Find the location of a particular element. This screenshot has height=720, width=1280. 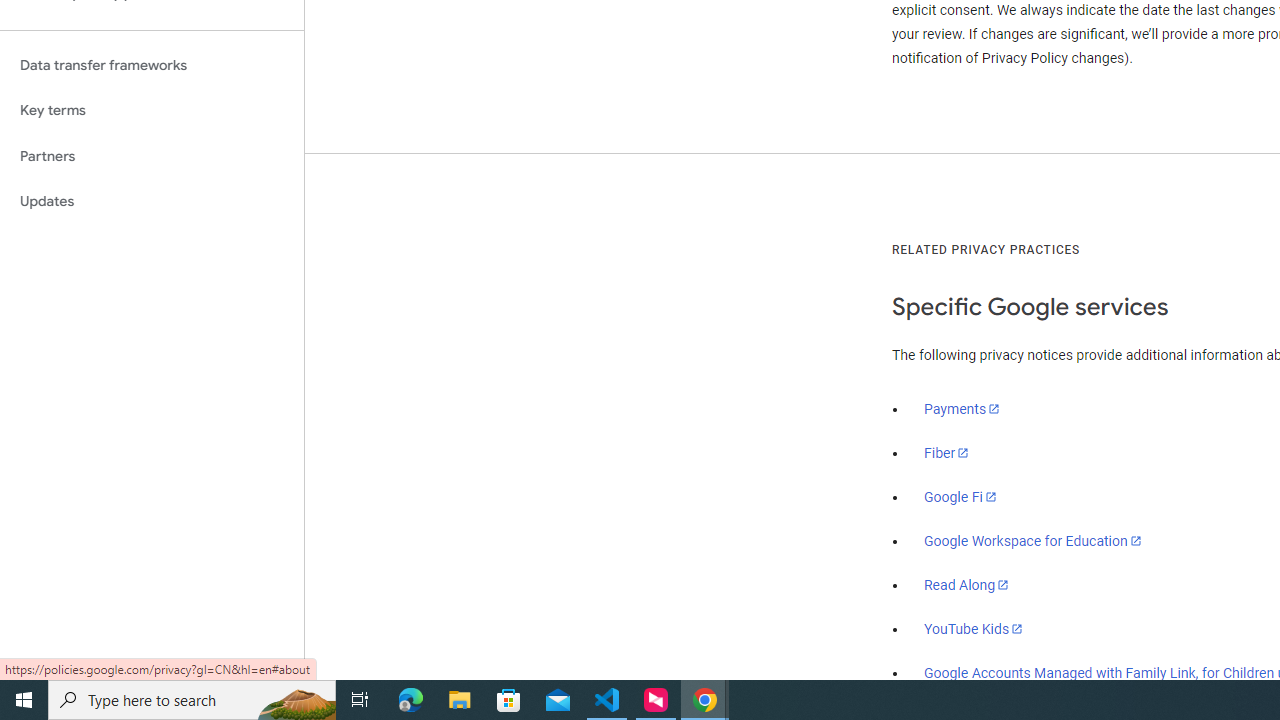

'Google Workspace for Education' is located at coordinates (1032, 541).